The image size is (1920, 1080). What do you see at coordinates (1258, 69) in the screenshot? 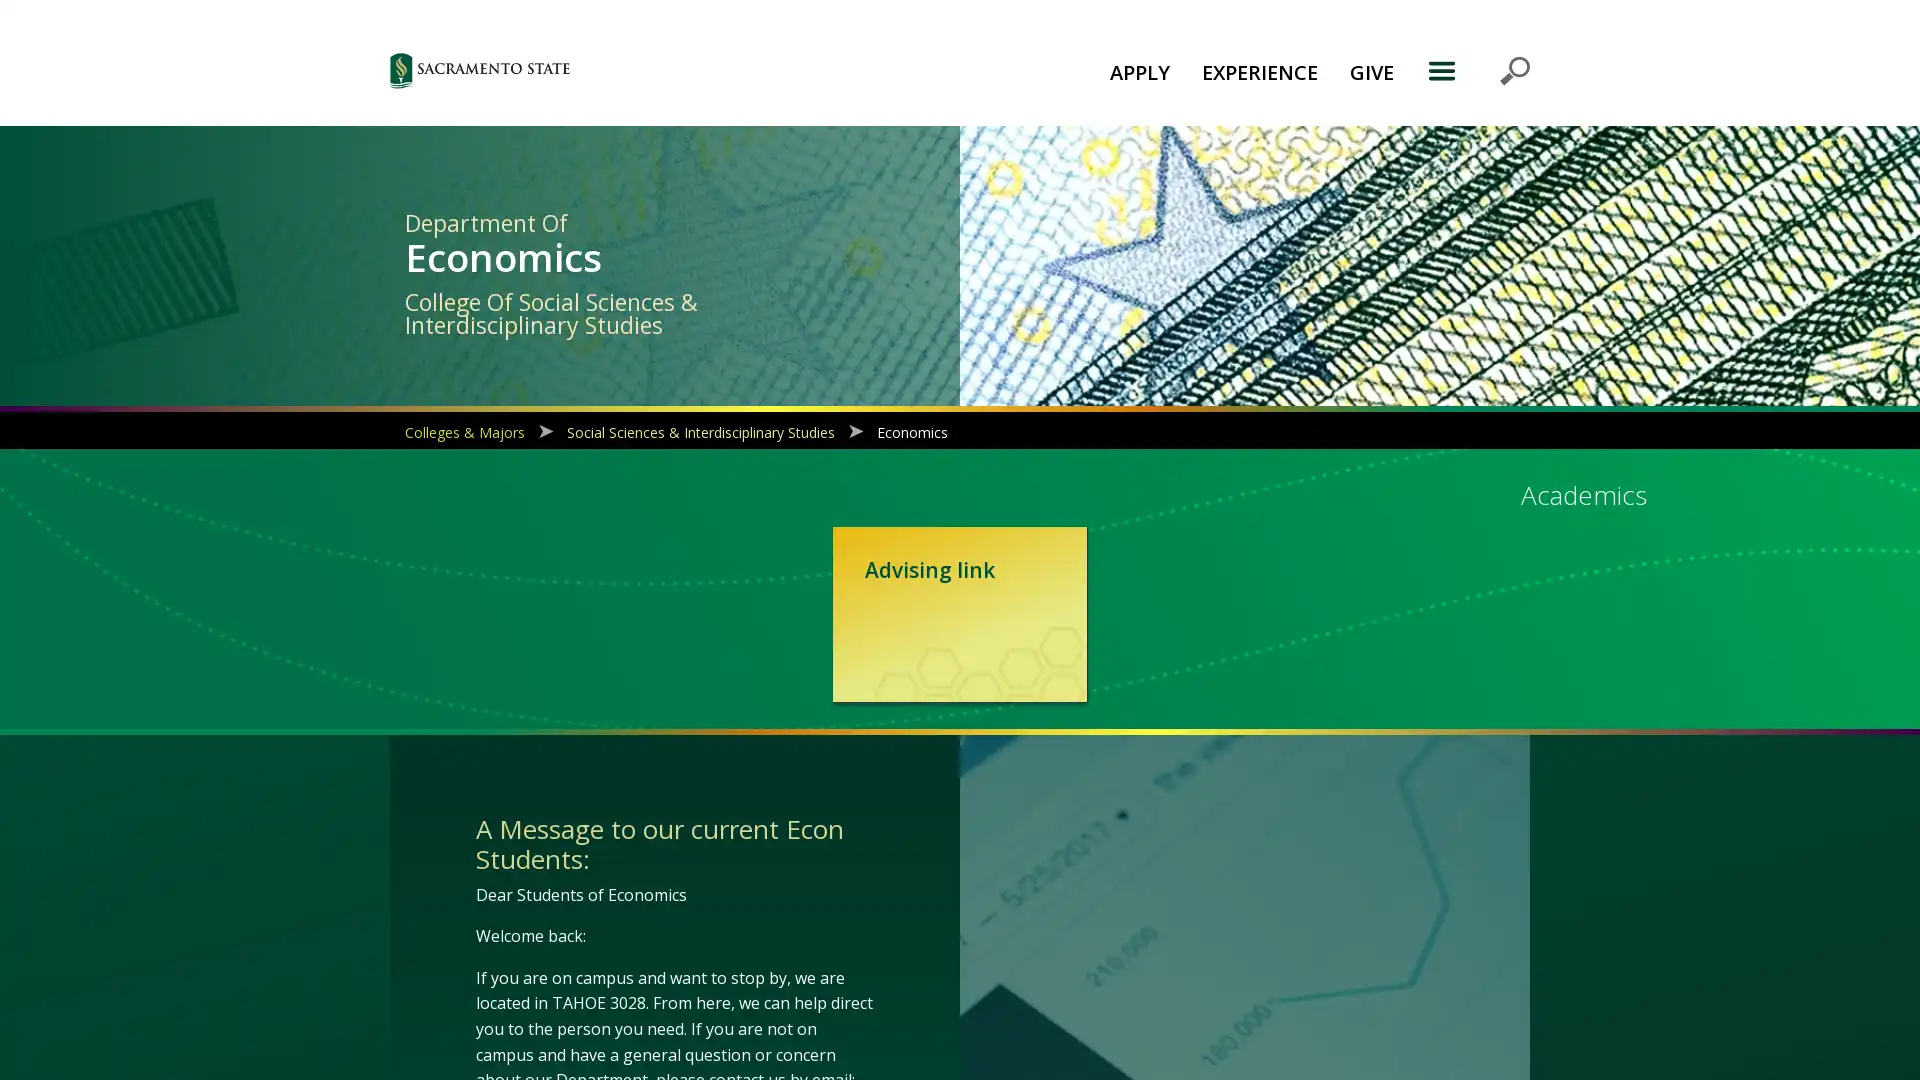
I see `EXPERIENCE` at bounding box center [1258, 69].